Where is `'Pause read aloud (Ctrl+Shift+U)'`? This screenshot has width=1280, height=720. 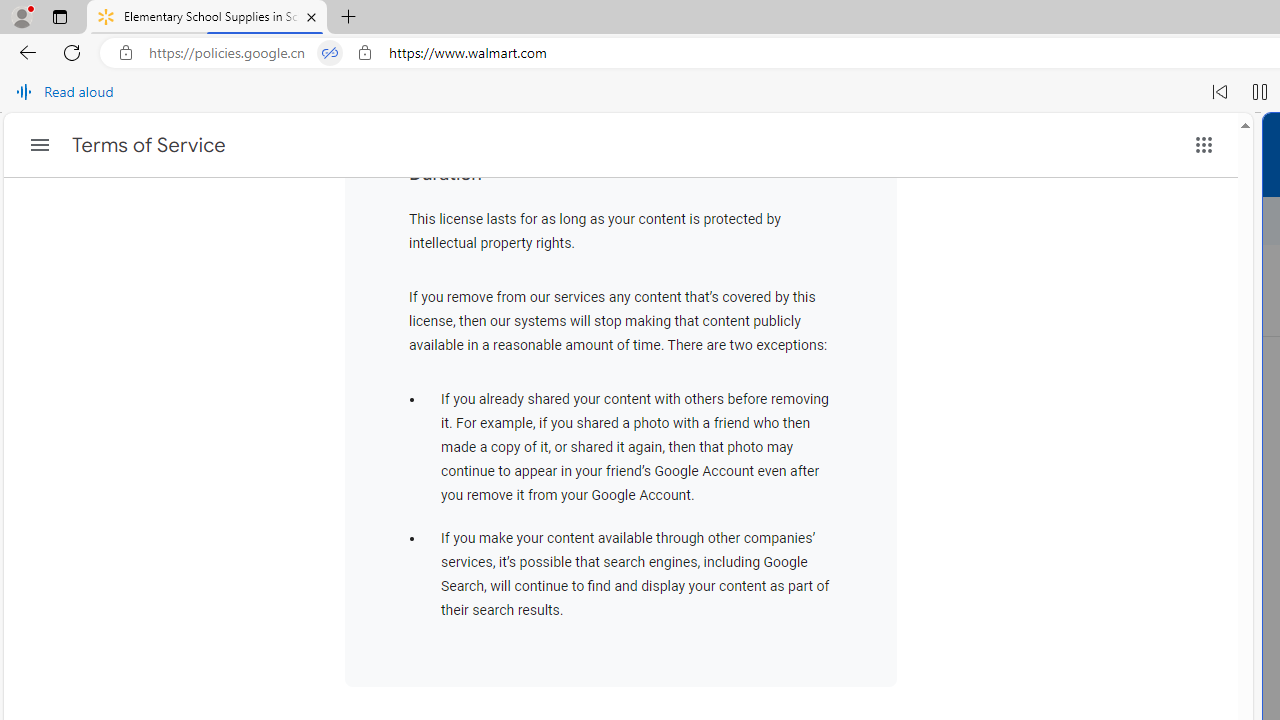
'Pause read aloud (Ctrl+Shift+U)' is located at coordinates (1259, 92).